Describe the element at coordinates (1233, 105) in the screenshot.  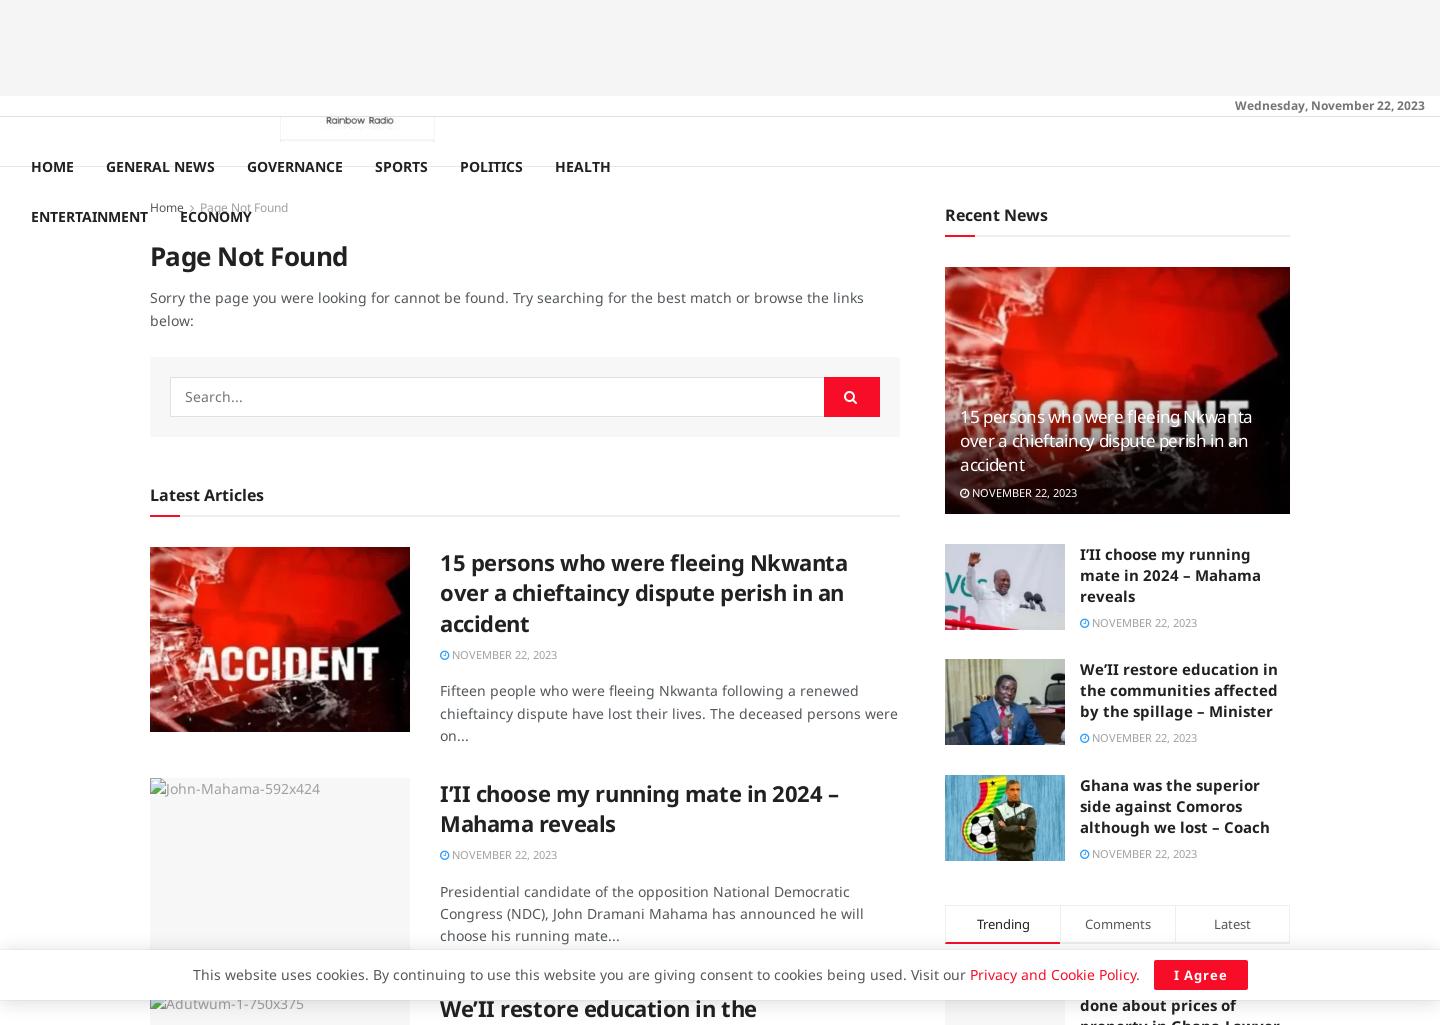
I see `'Wednesday, November 22, 2023'` at that location.